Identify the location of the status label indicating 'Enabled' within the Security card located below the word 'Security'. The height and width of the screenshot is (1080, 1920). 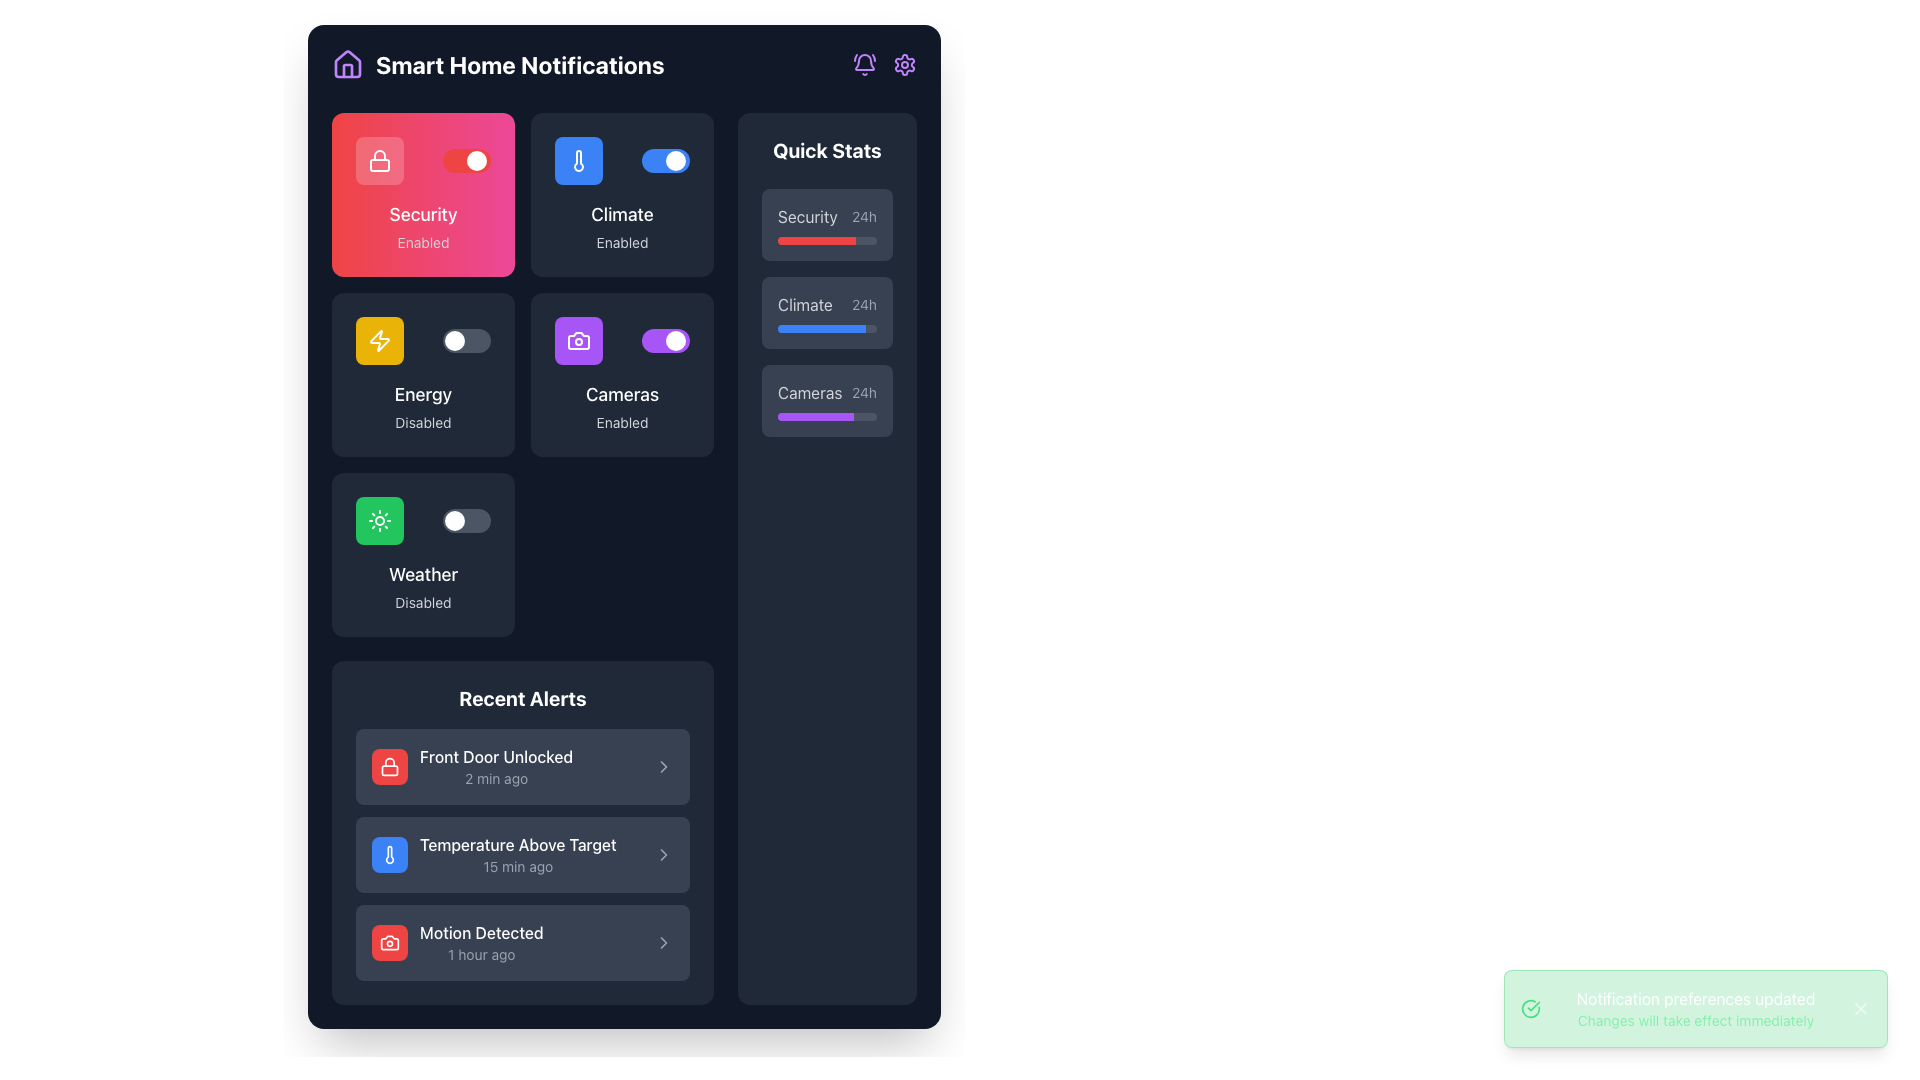
(422, 242).